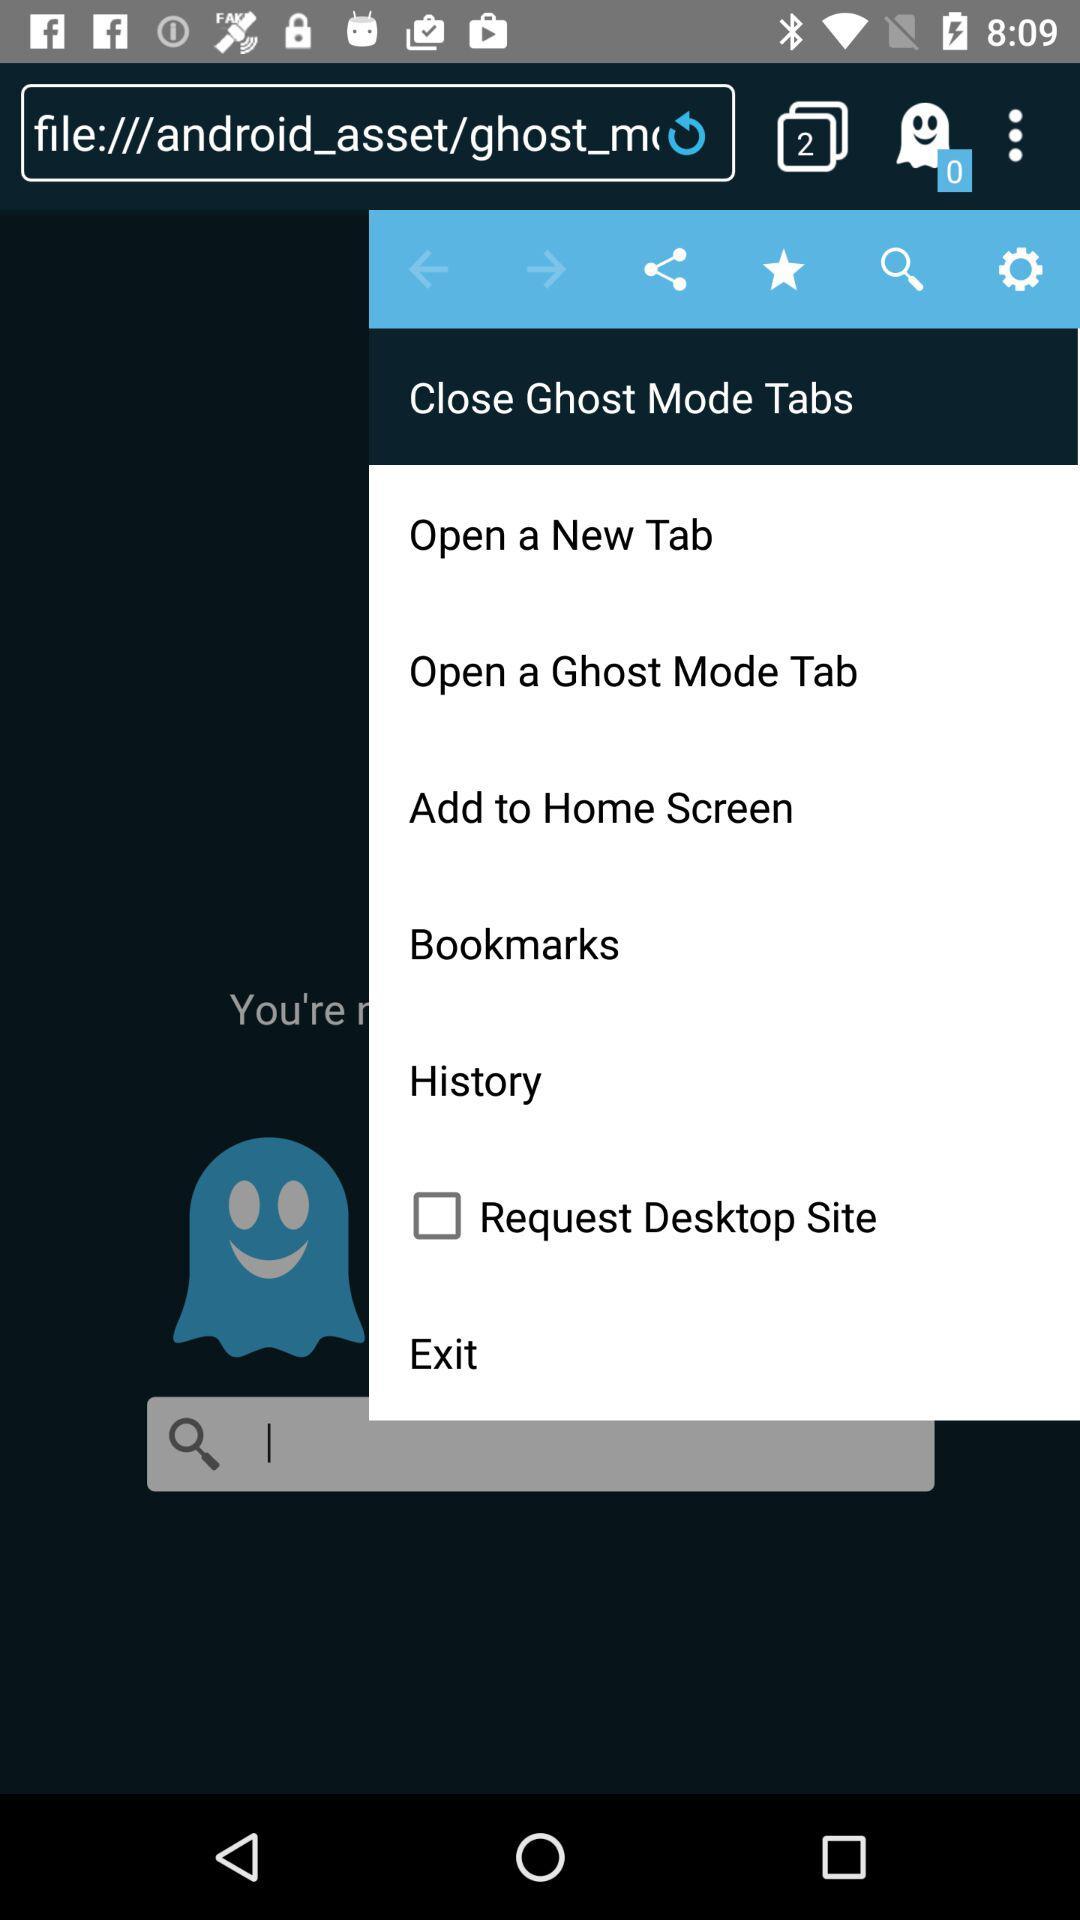 This screenshot has height=1920, width=1080. What do you see at coordinates (1028, 134) in the screenshot?
I see `the more icon` at bounding box center [1028, 134].